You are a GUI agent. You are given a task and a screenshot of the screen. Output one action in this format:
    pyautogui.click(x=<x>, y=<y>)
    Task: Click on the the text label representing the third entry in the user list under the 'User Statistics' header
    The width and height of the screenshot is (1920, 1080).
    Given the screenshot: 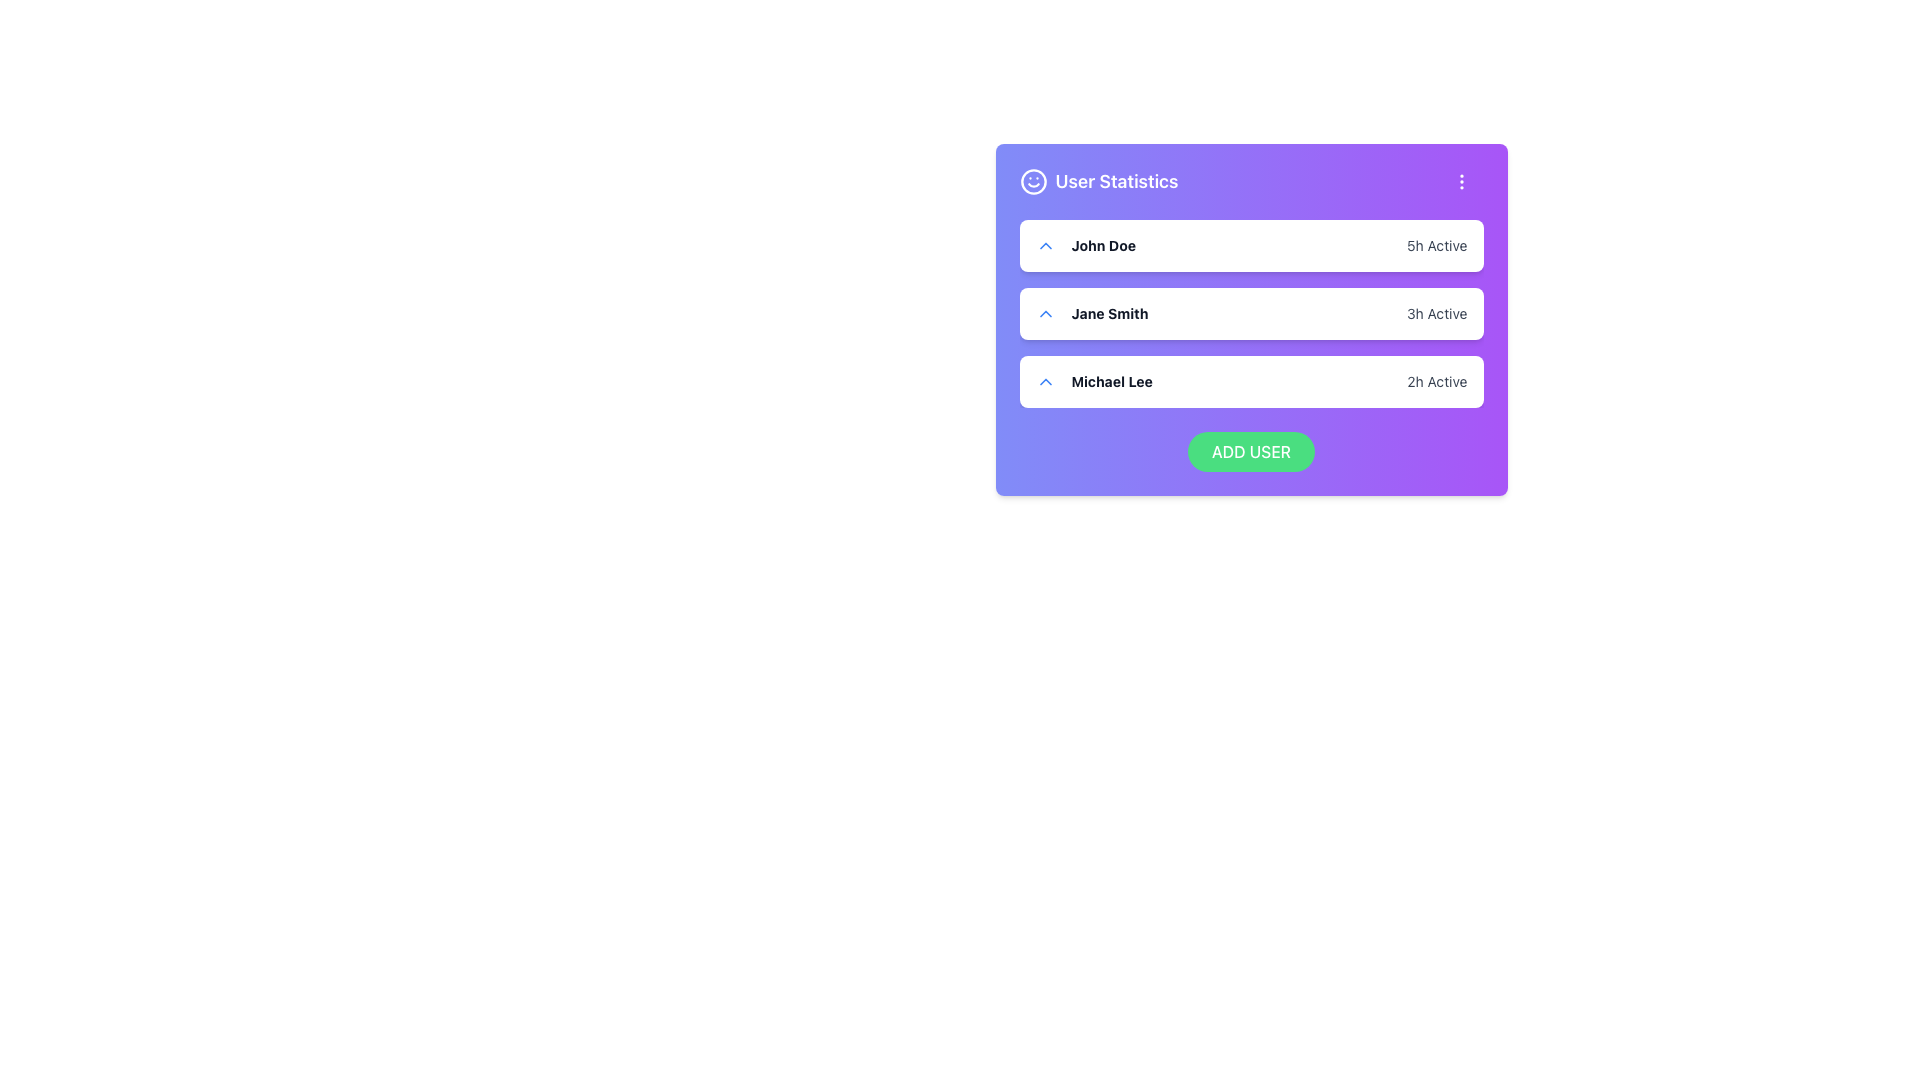 What is the action you would take?
    pyautogui.click(x=1093, y=381)
    